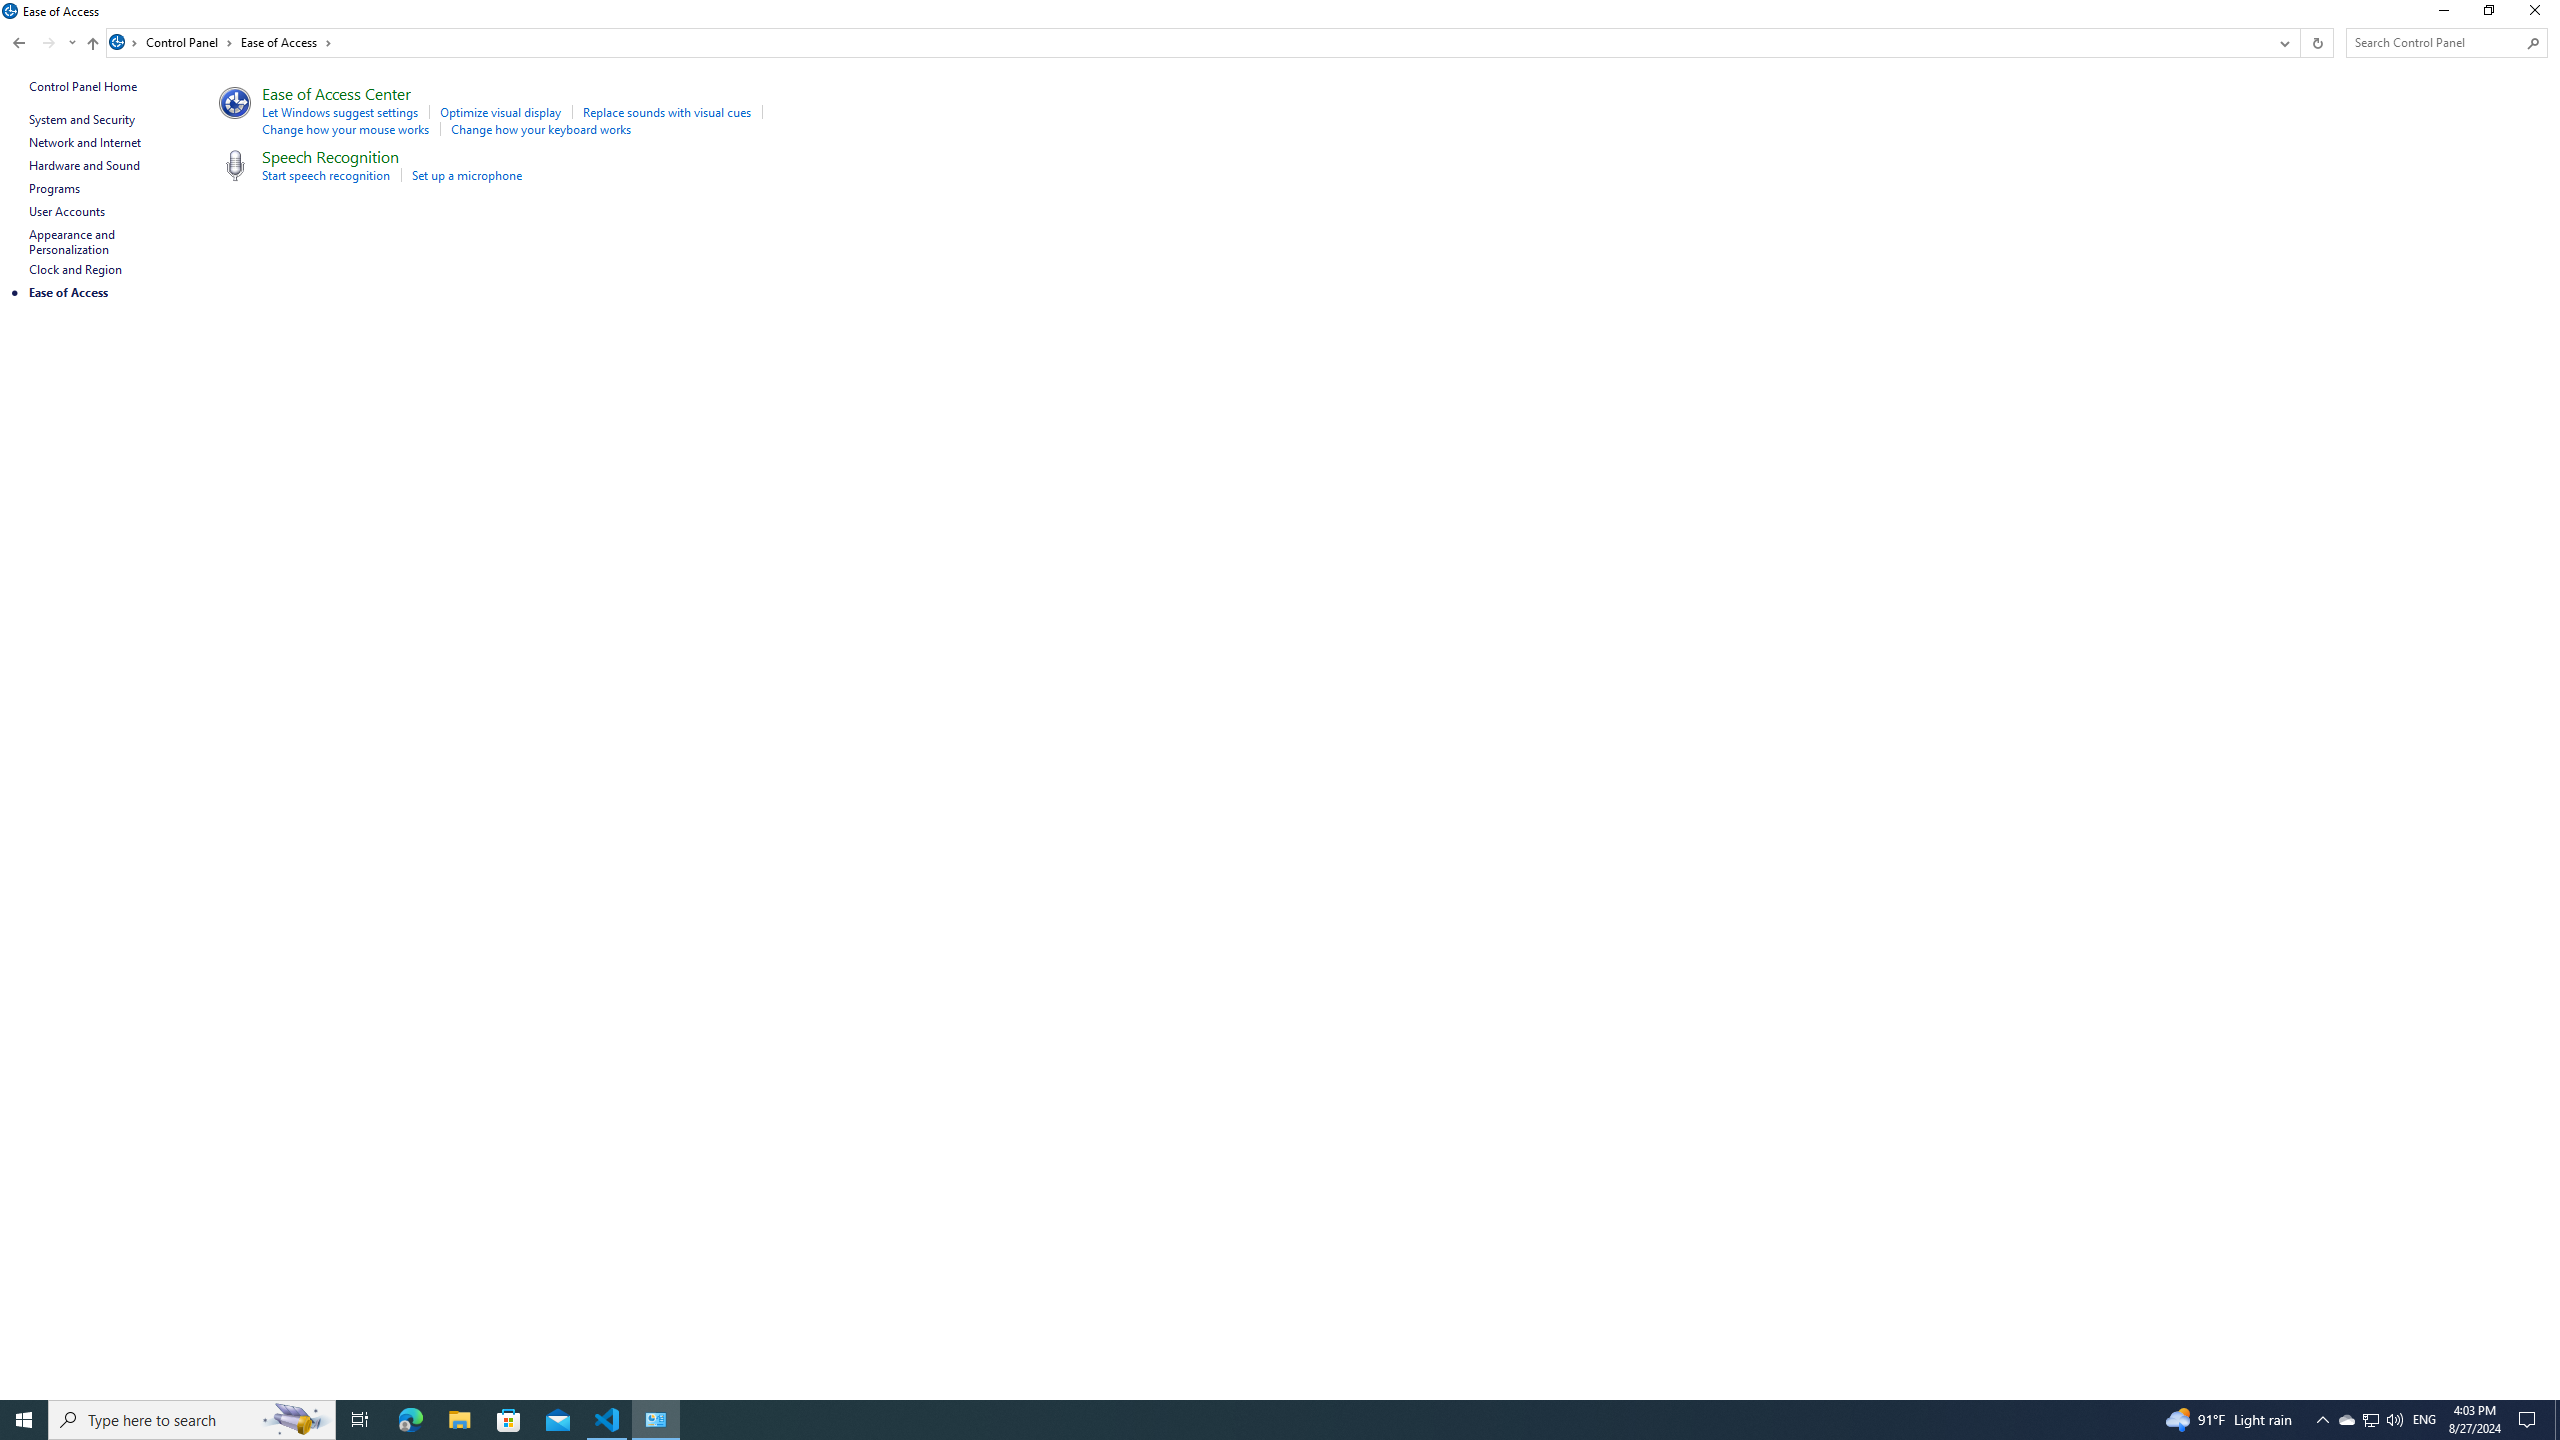 This screenshot has width=2560, height=1440. I want to click on 'Start speech recognition', so click(326, 175).